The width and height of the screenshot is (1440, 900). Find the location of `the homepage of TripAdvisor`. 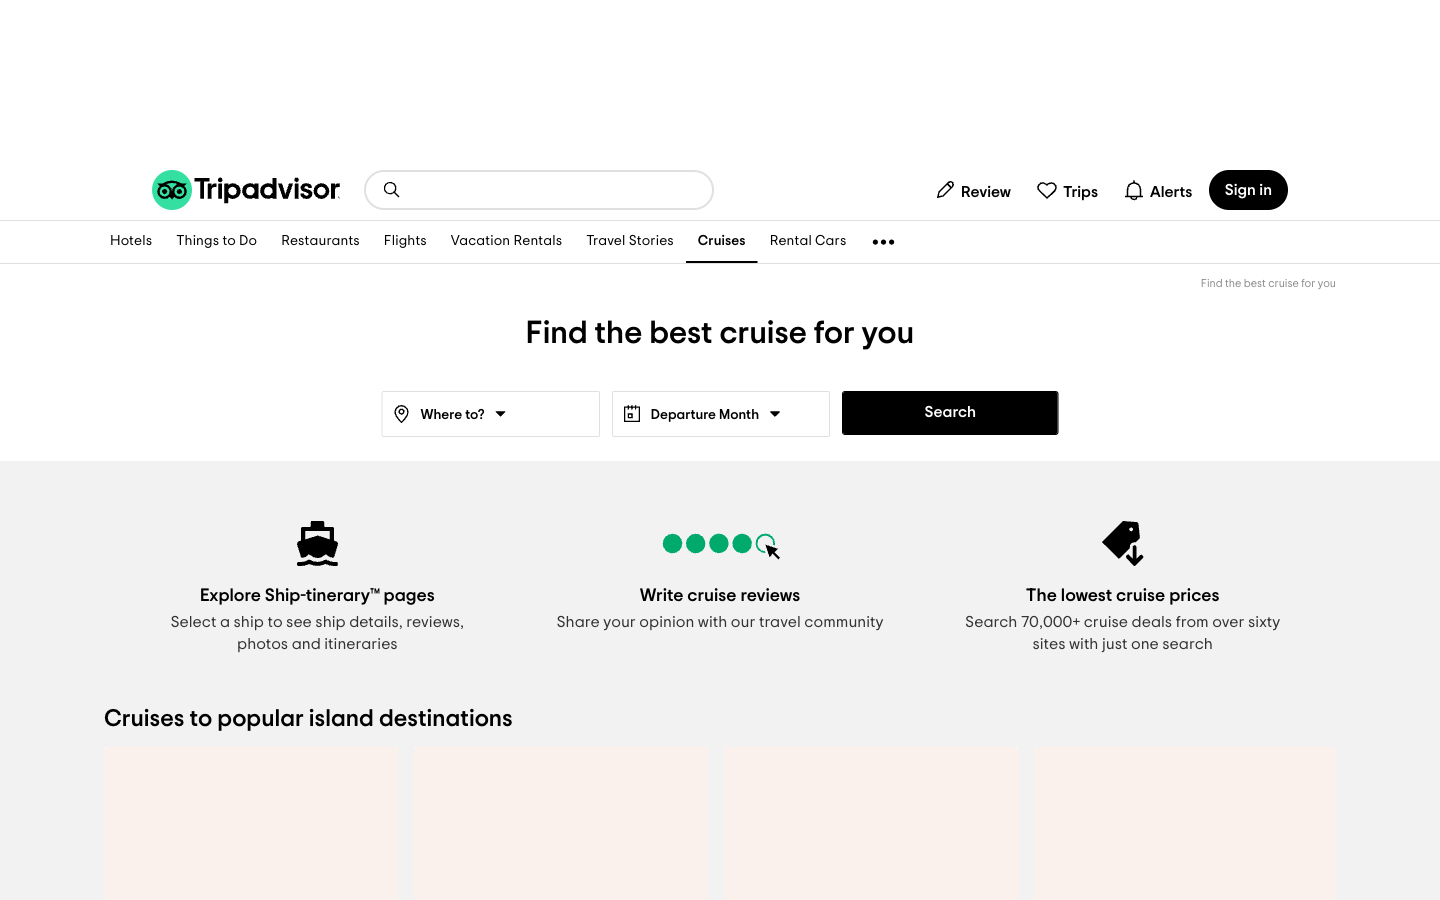

the homepage of TripAdvisor is located at coordinates (244, 189).